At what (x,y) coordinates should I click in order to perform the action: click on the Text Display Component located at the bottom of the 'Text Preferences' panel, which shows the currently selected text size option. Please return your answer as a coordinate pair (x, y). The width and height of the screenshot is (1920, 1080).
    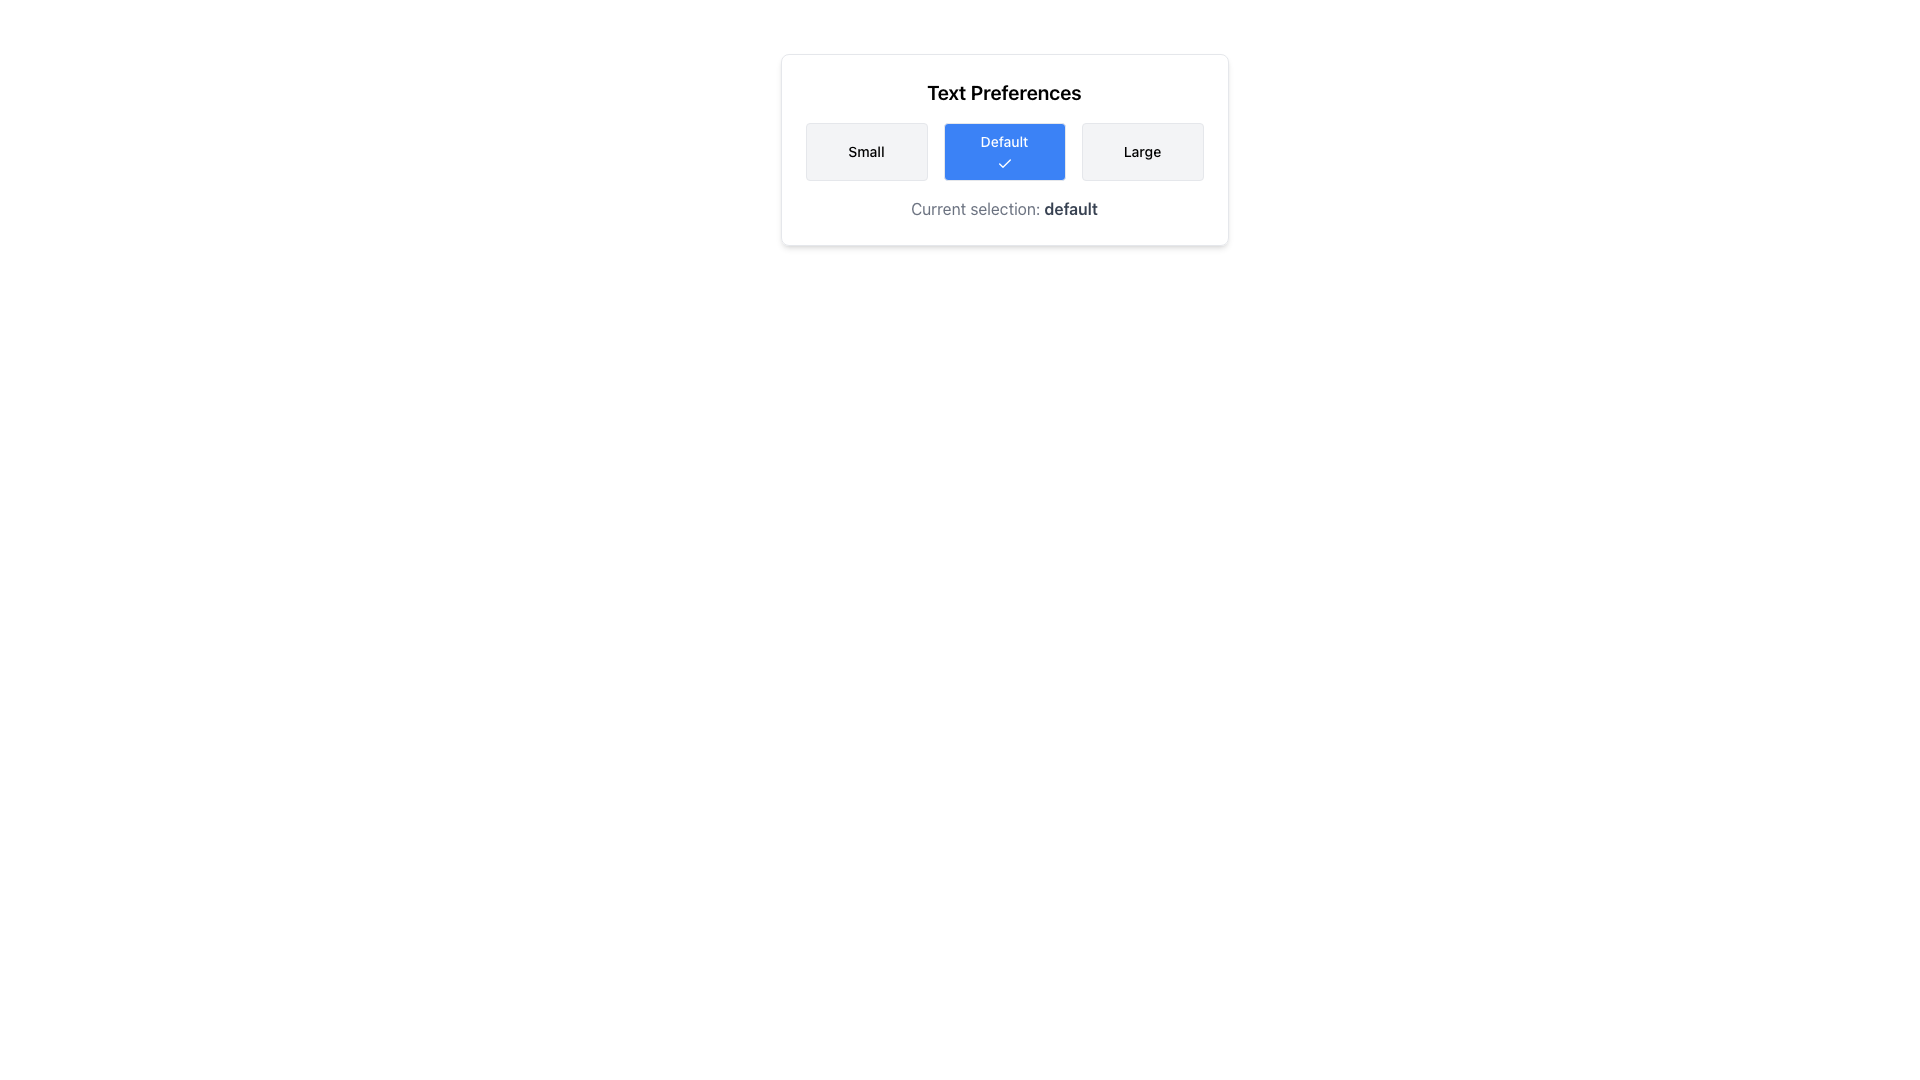
    Looking at the image, I should click on (1004, 208).